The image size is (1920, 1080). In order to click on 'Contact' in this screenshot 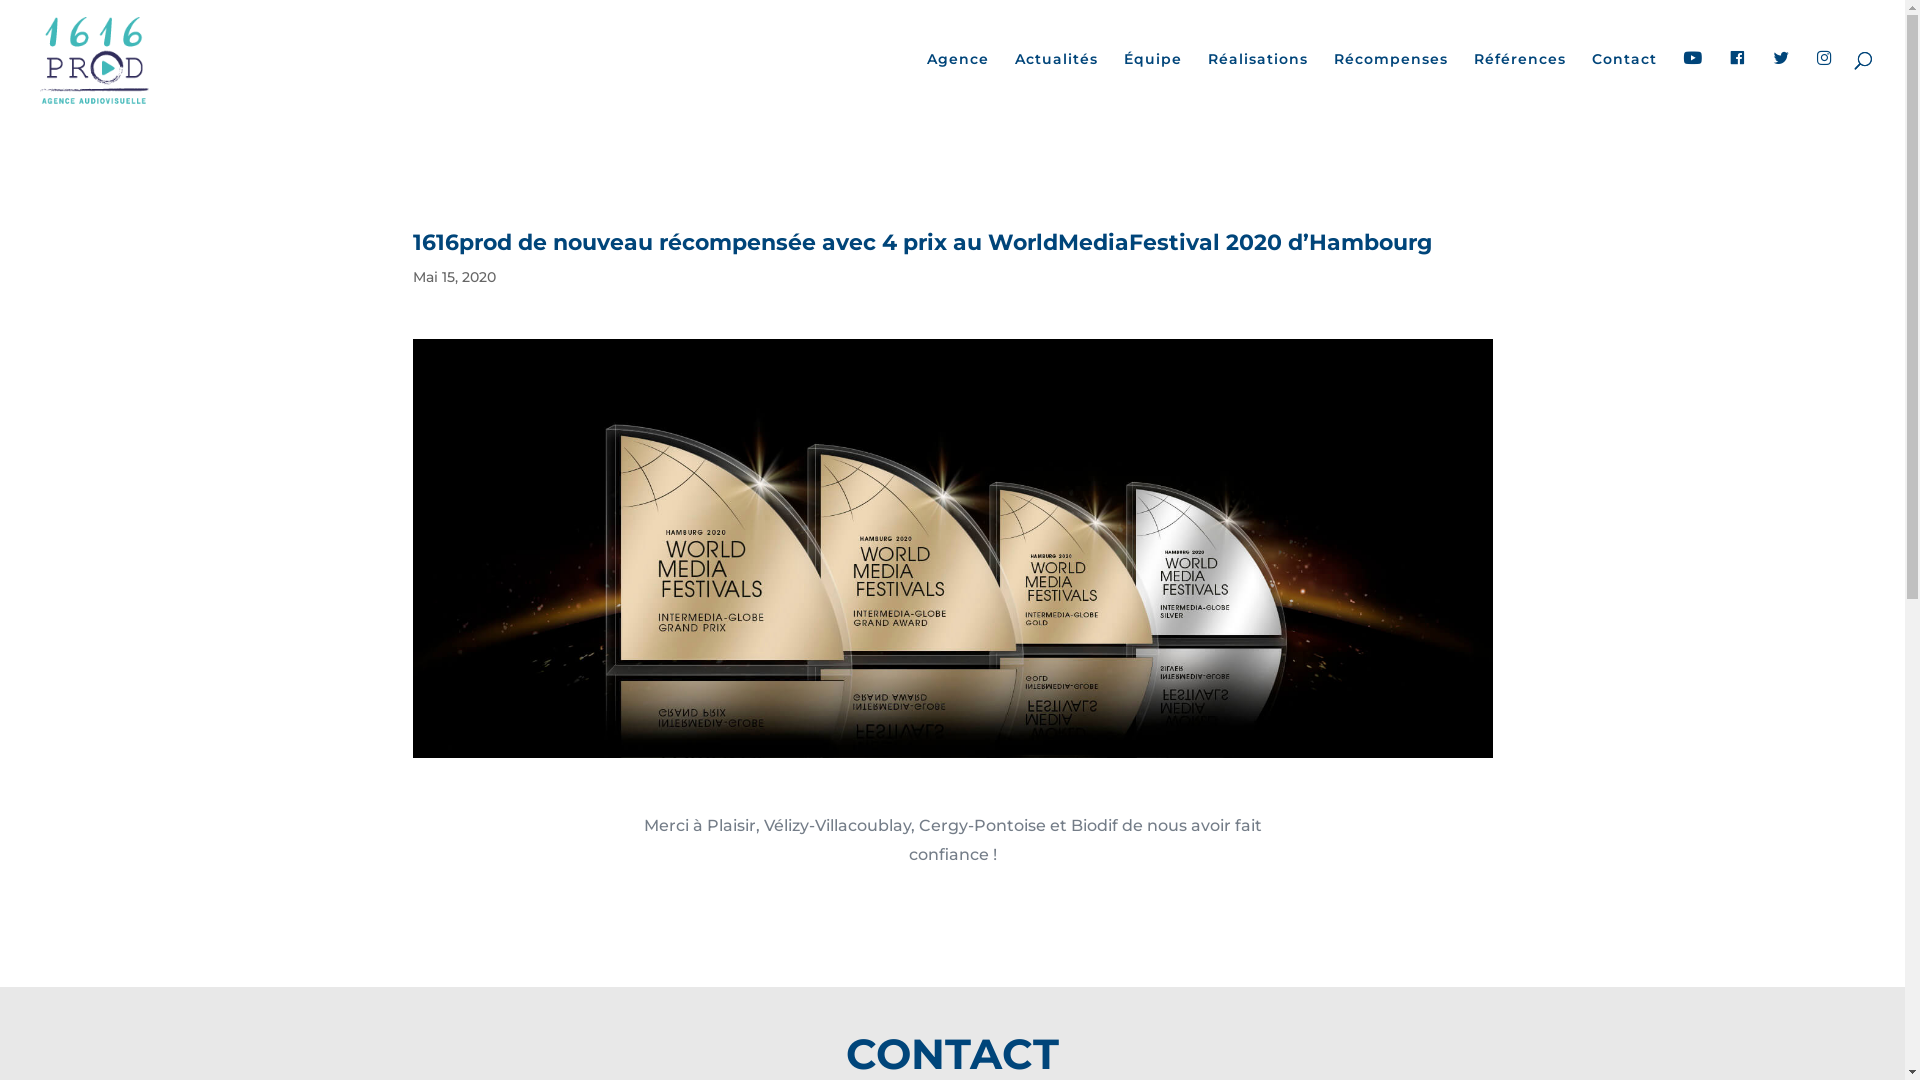, I will do `click(1624, 83)`.